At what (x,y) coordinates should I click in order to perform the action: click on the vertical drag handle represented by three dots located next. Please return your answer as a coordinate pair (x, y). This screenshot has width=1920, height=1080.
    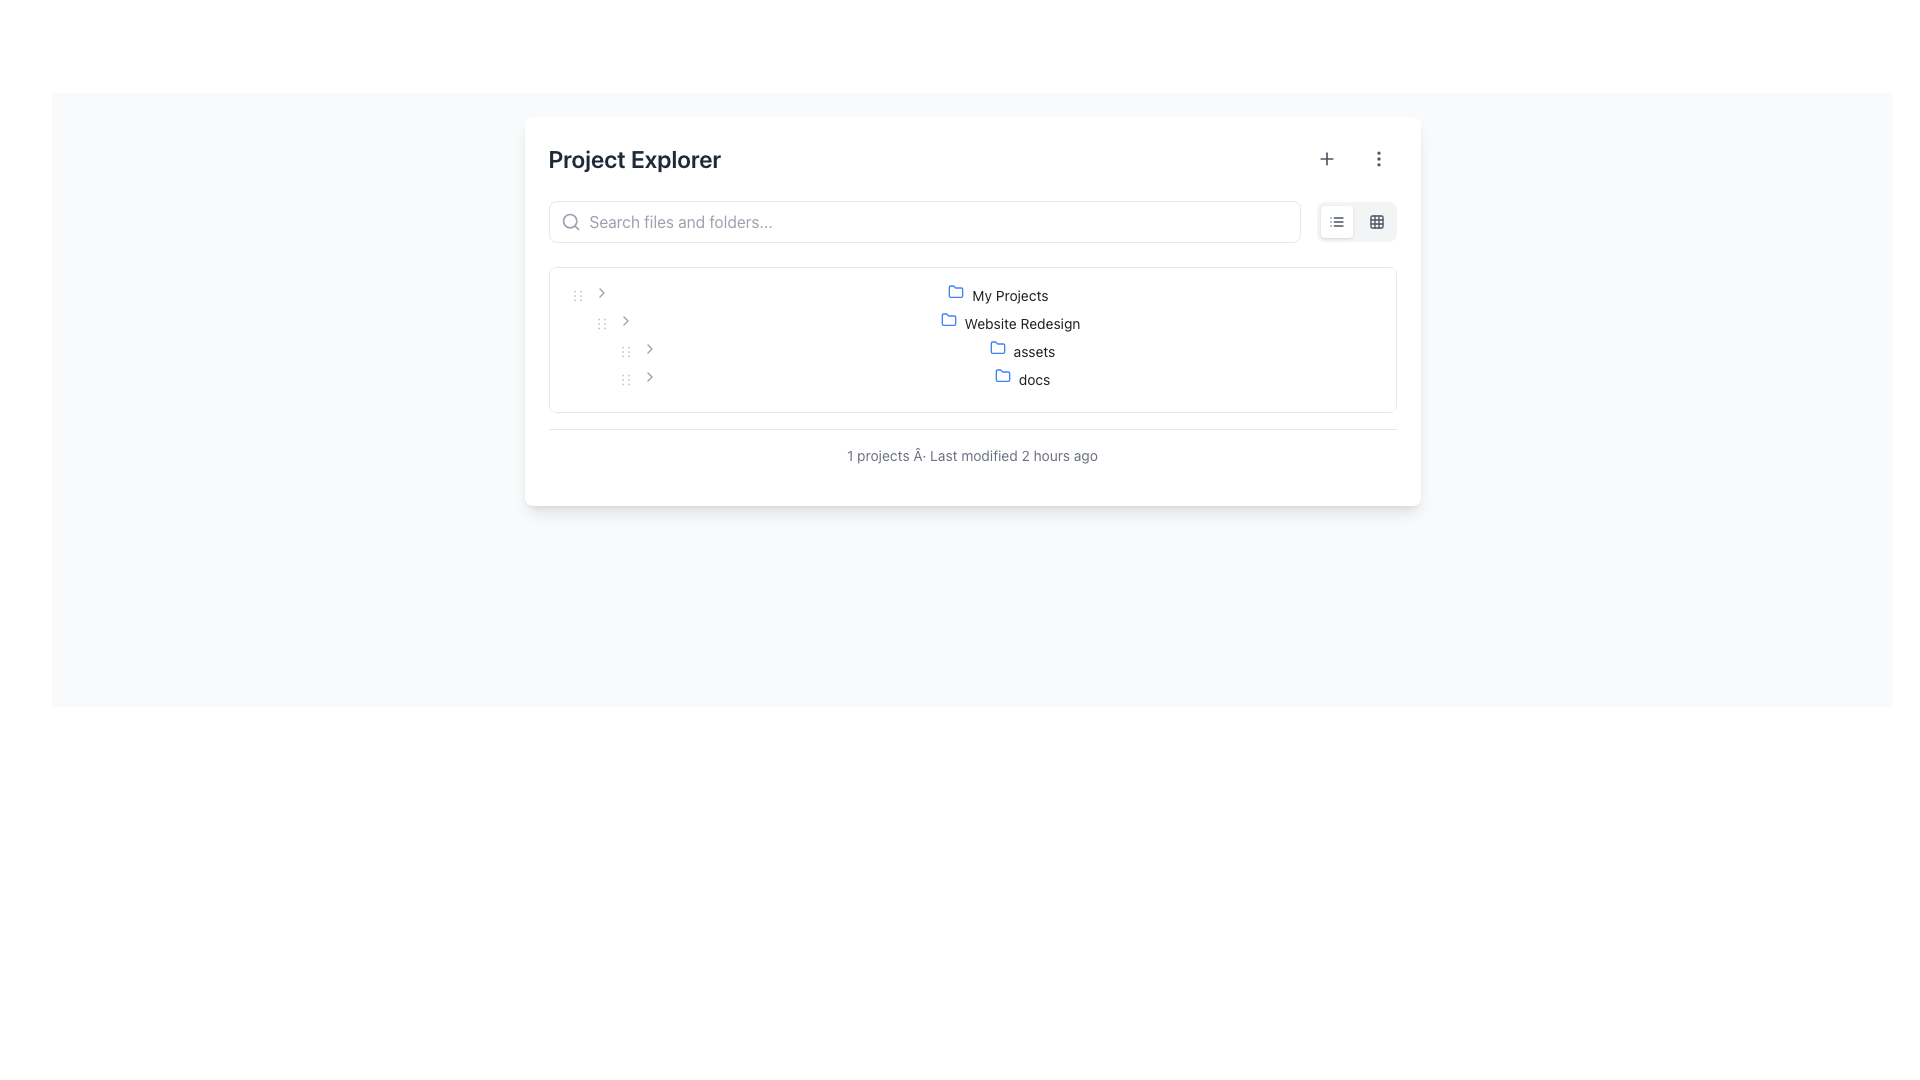
    Looking at the image, I should click on (600, 323).